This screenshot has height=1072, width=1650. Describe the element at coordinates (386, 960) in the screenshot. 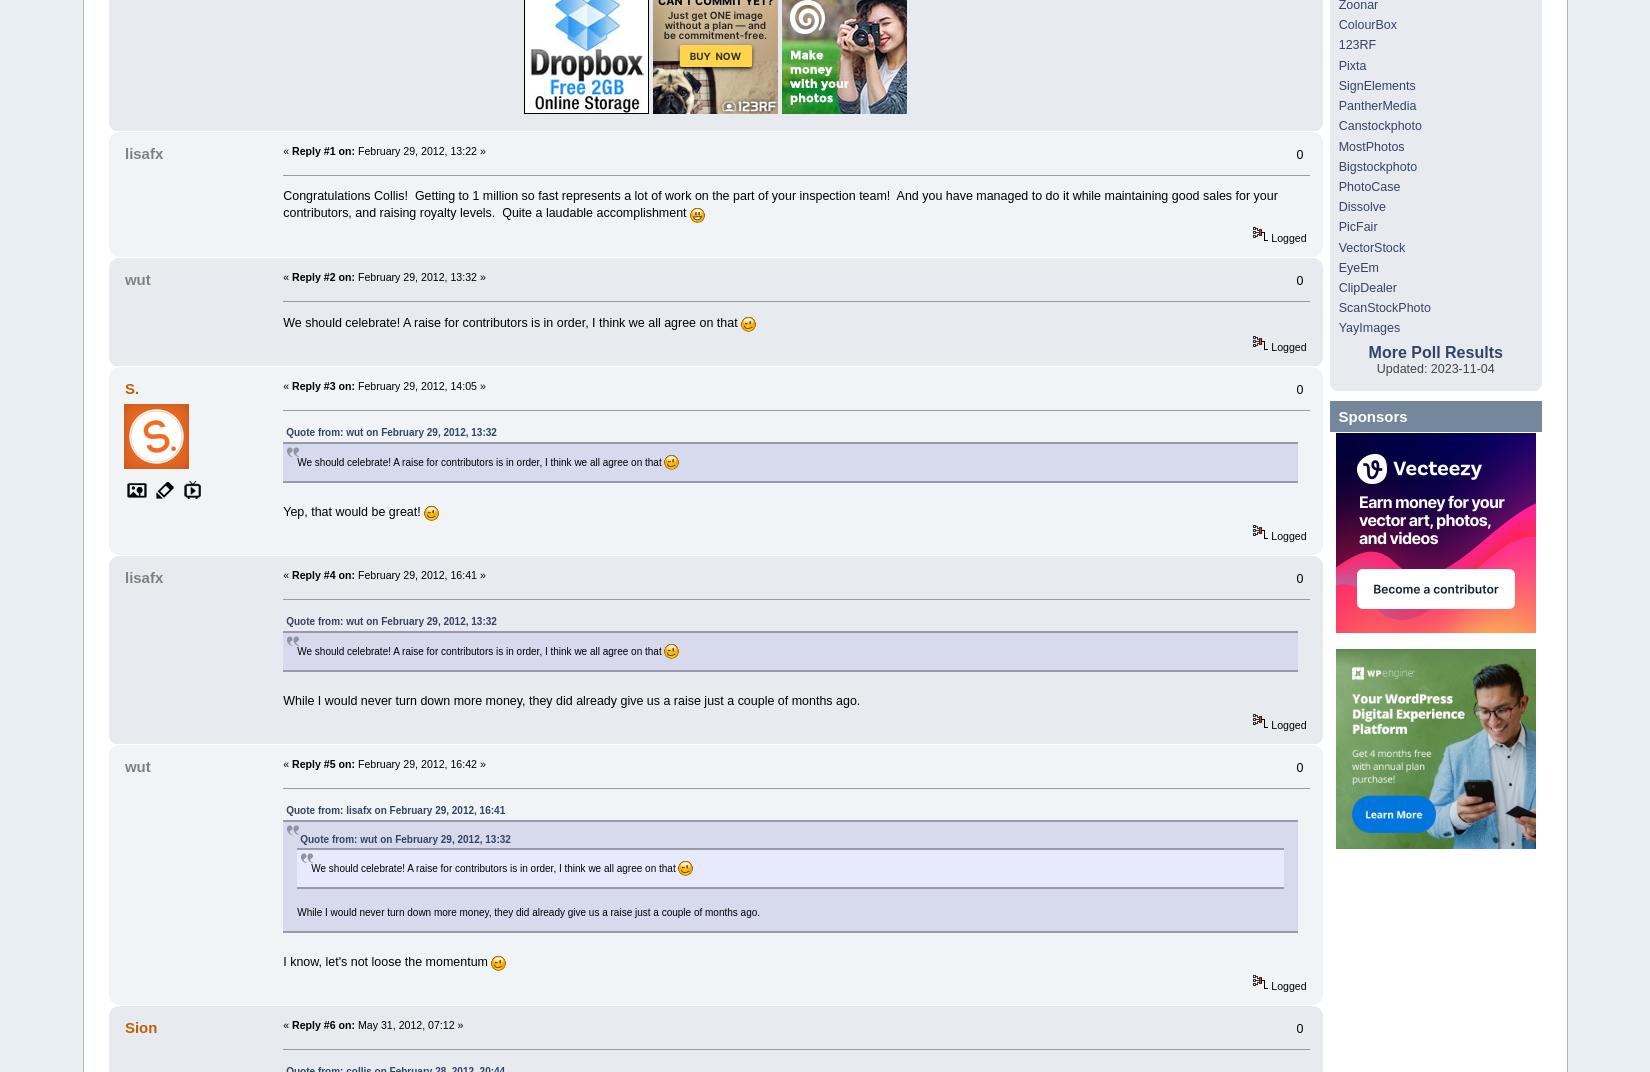

I see `'I know, let's not loose the momentum'` at that location.